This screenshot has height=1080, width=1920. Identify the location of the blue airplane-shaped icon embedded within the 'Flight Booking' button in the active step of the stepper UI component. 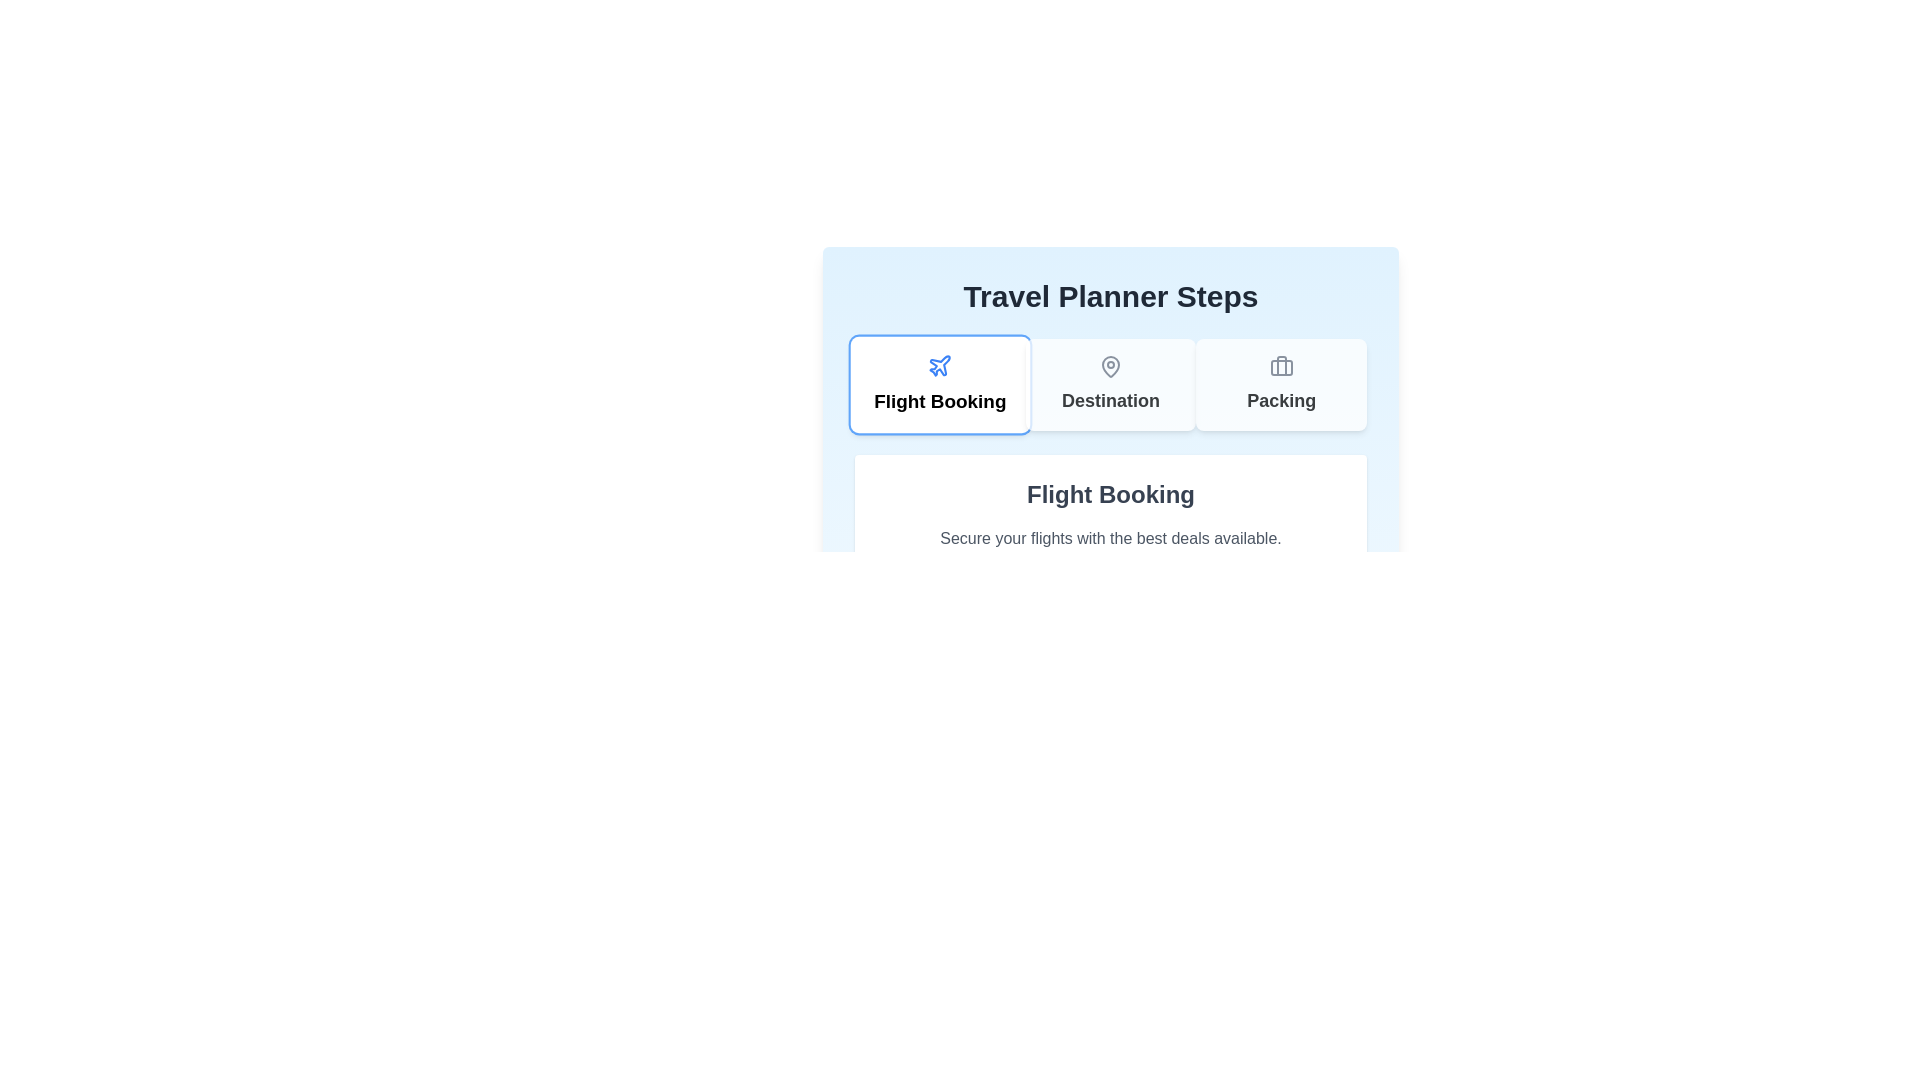
(939, 366).